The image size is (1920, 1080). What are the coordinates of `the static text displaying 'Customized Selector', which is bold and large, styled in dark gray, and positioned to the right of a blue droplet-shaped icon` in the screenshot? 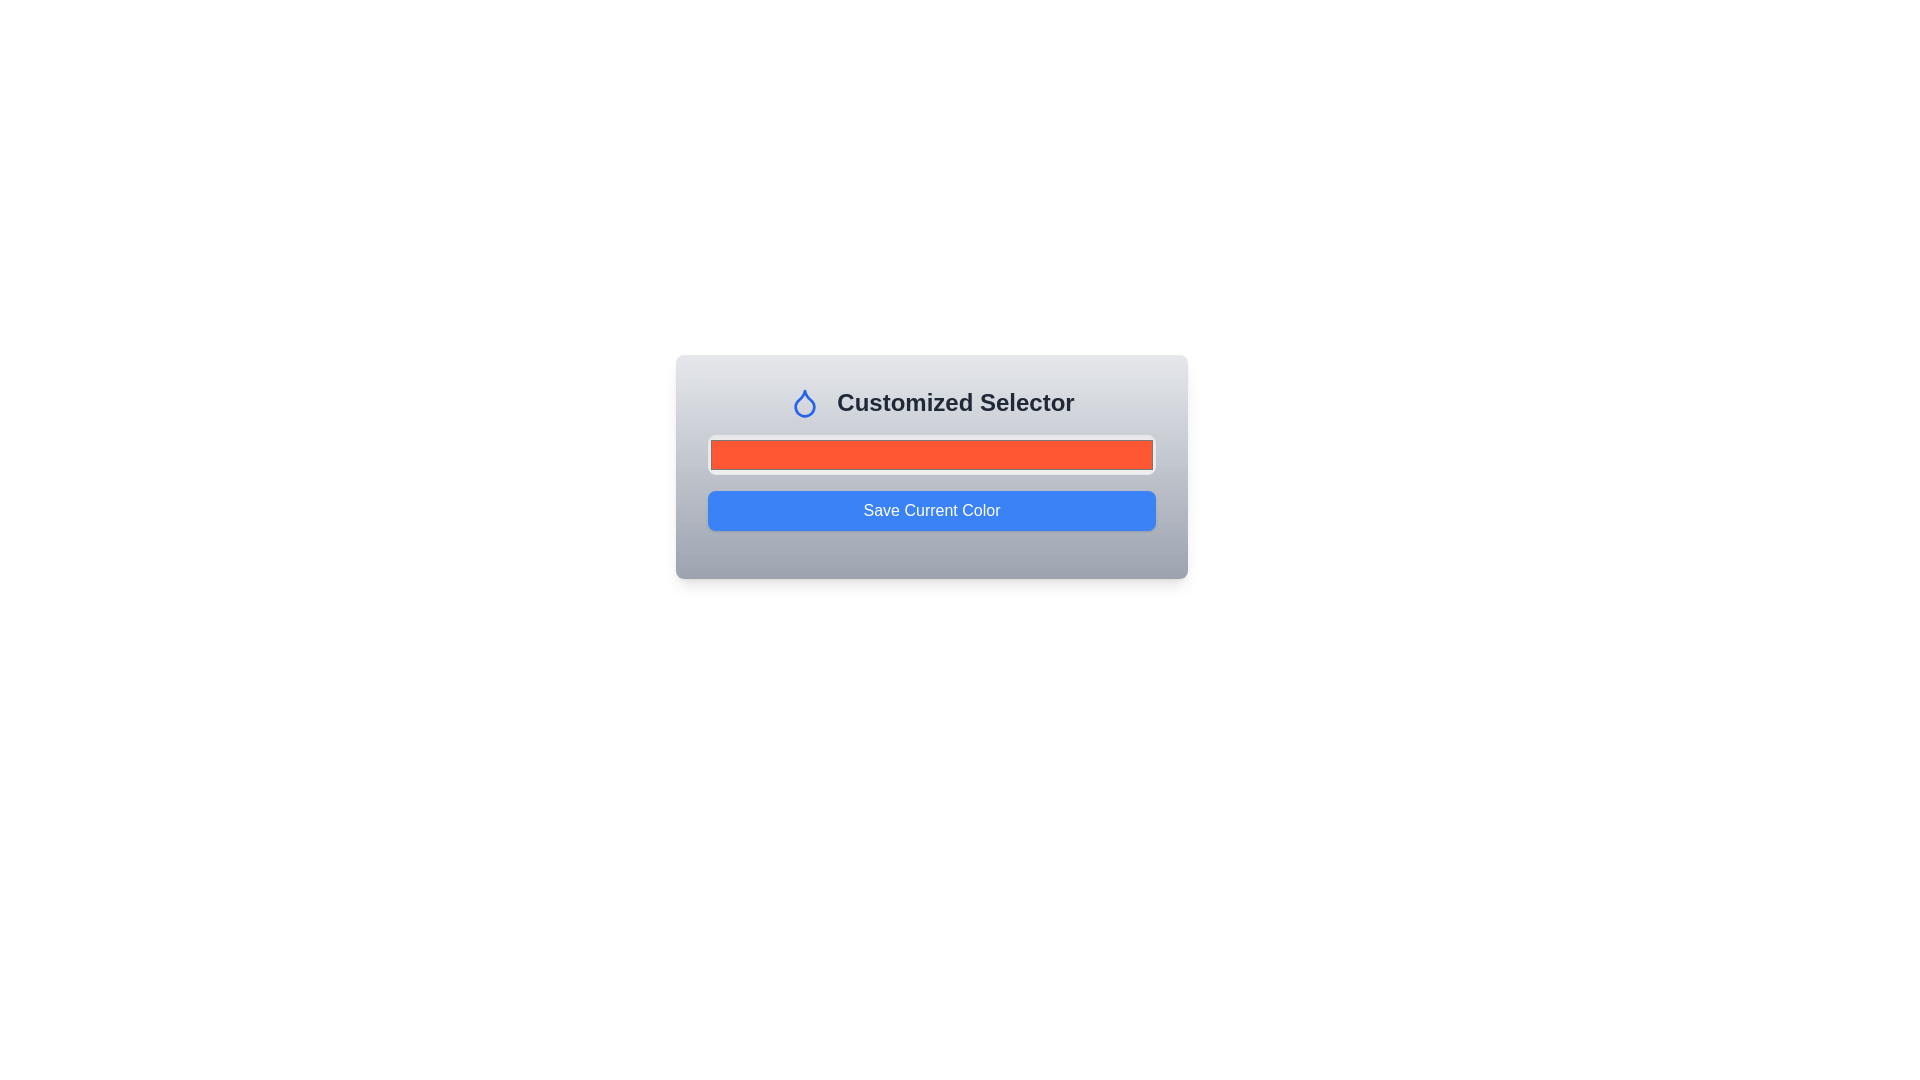 It's located at (954, 402).